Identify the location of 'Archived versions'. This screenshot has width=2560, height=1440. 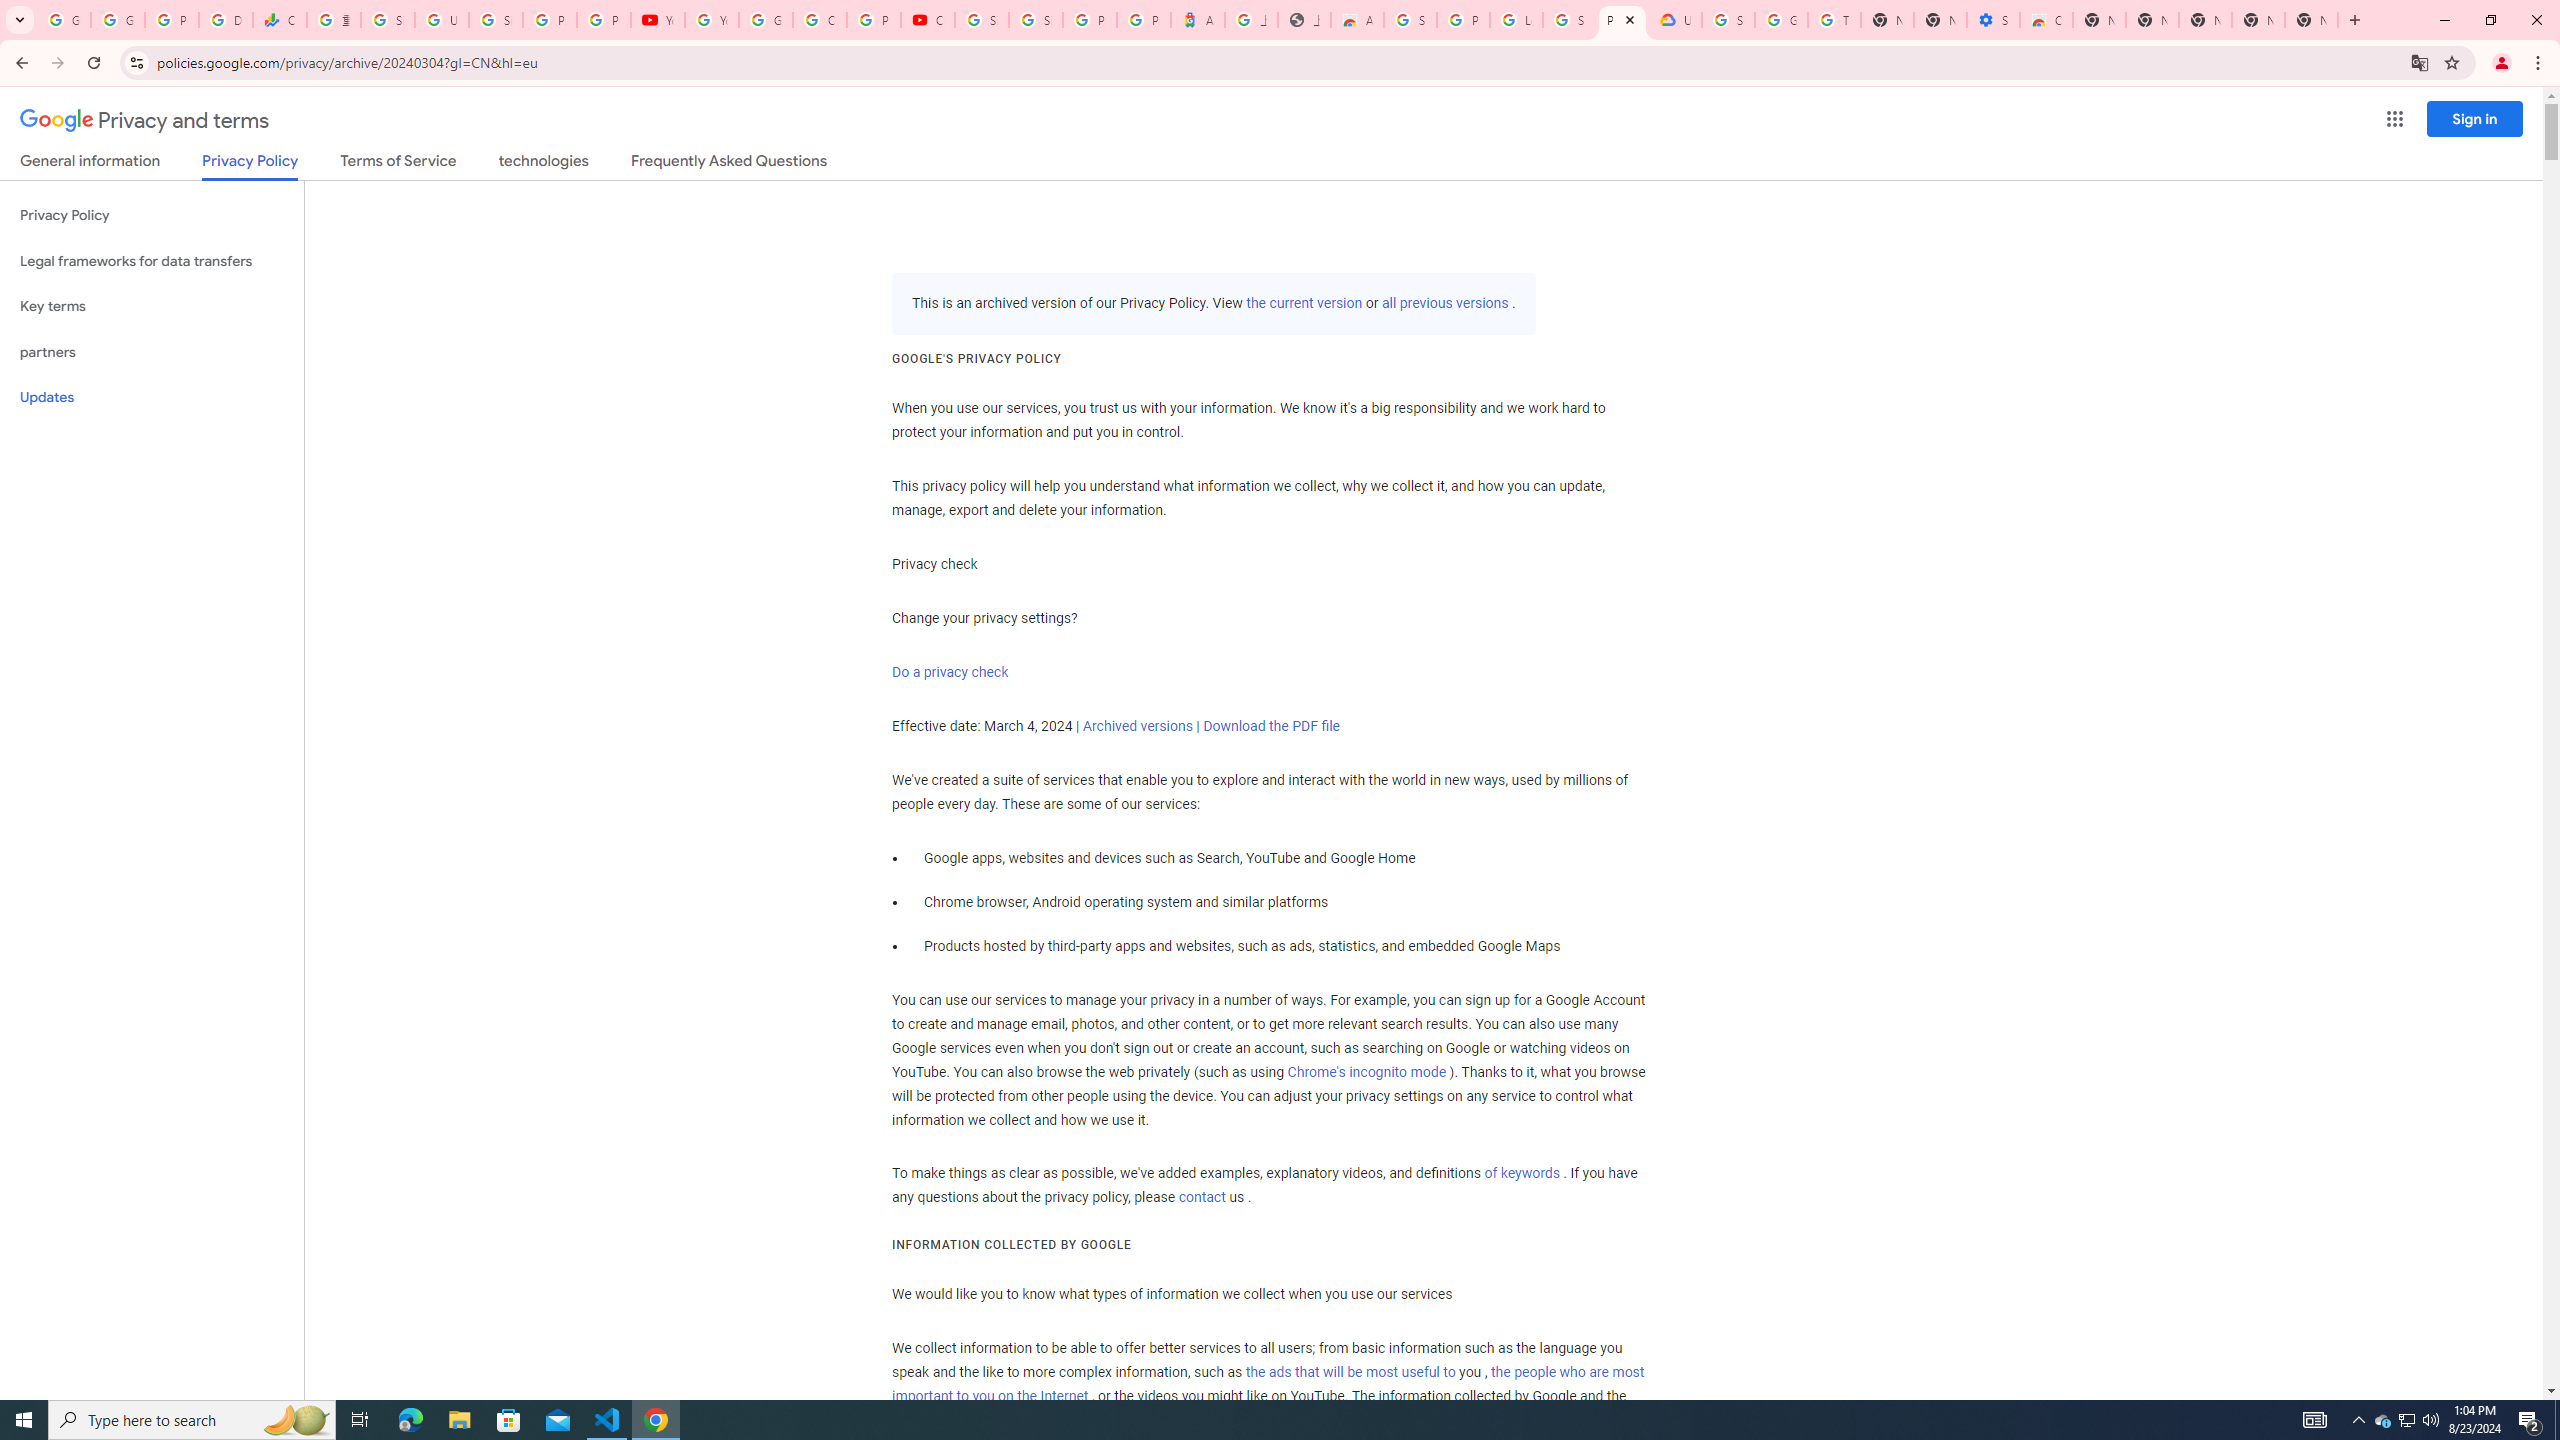
(1137, 724).